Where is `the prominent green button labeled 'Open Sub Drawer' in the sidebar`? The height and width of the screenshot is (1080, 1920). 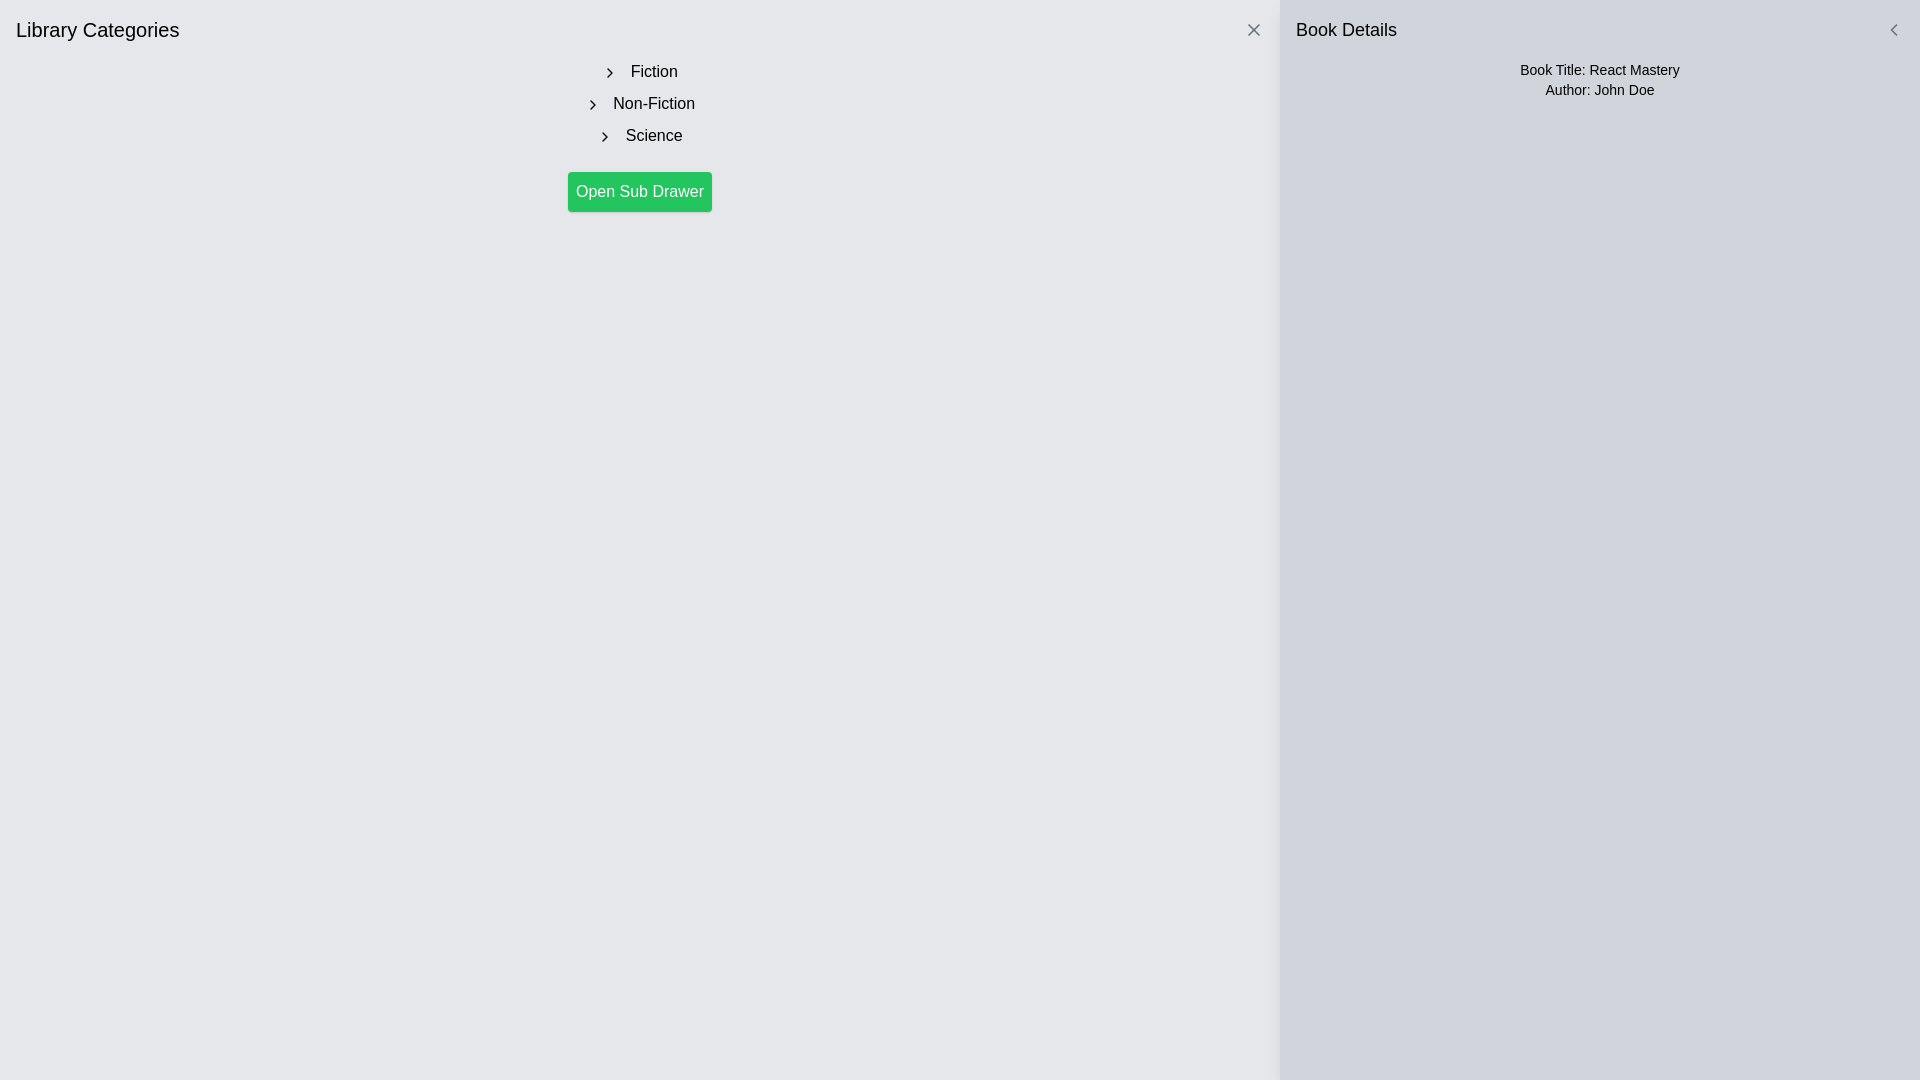
the prominent green button labeled 'Open Sub Drawer' in the sidebar is located at coordinates (638, 192).